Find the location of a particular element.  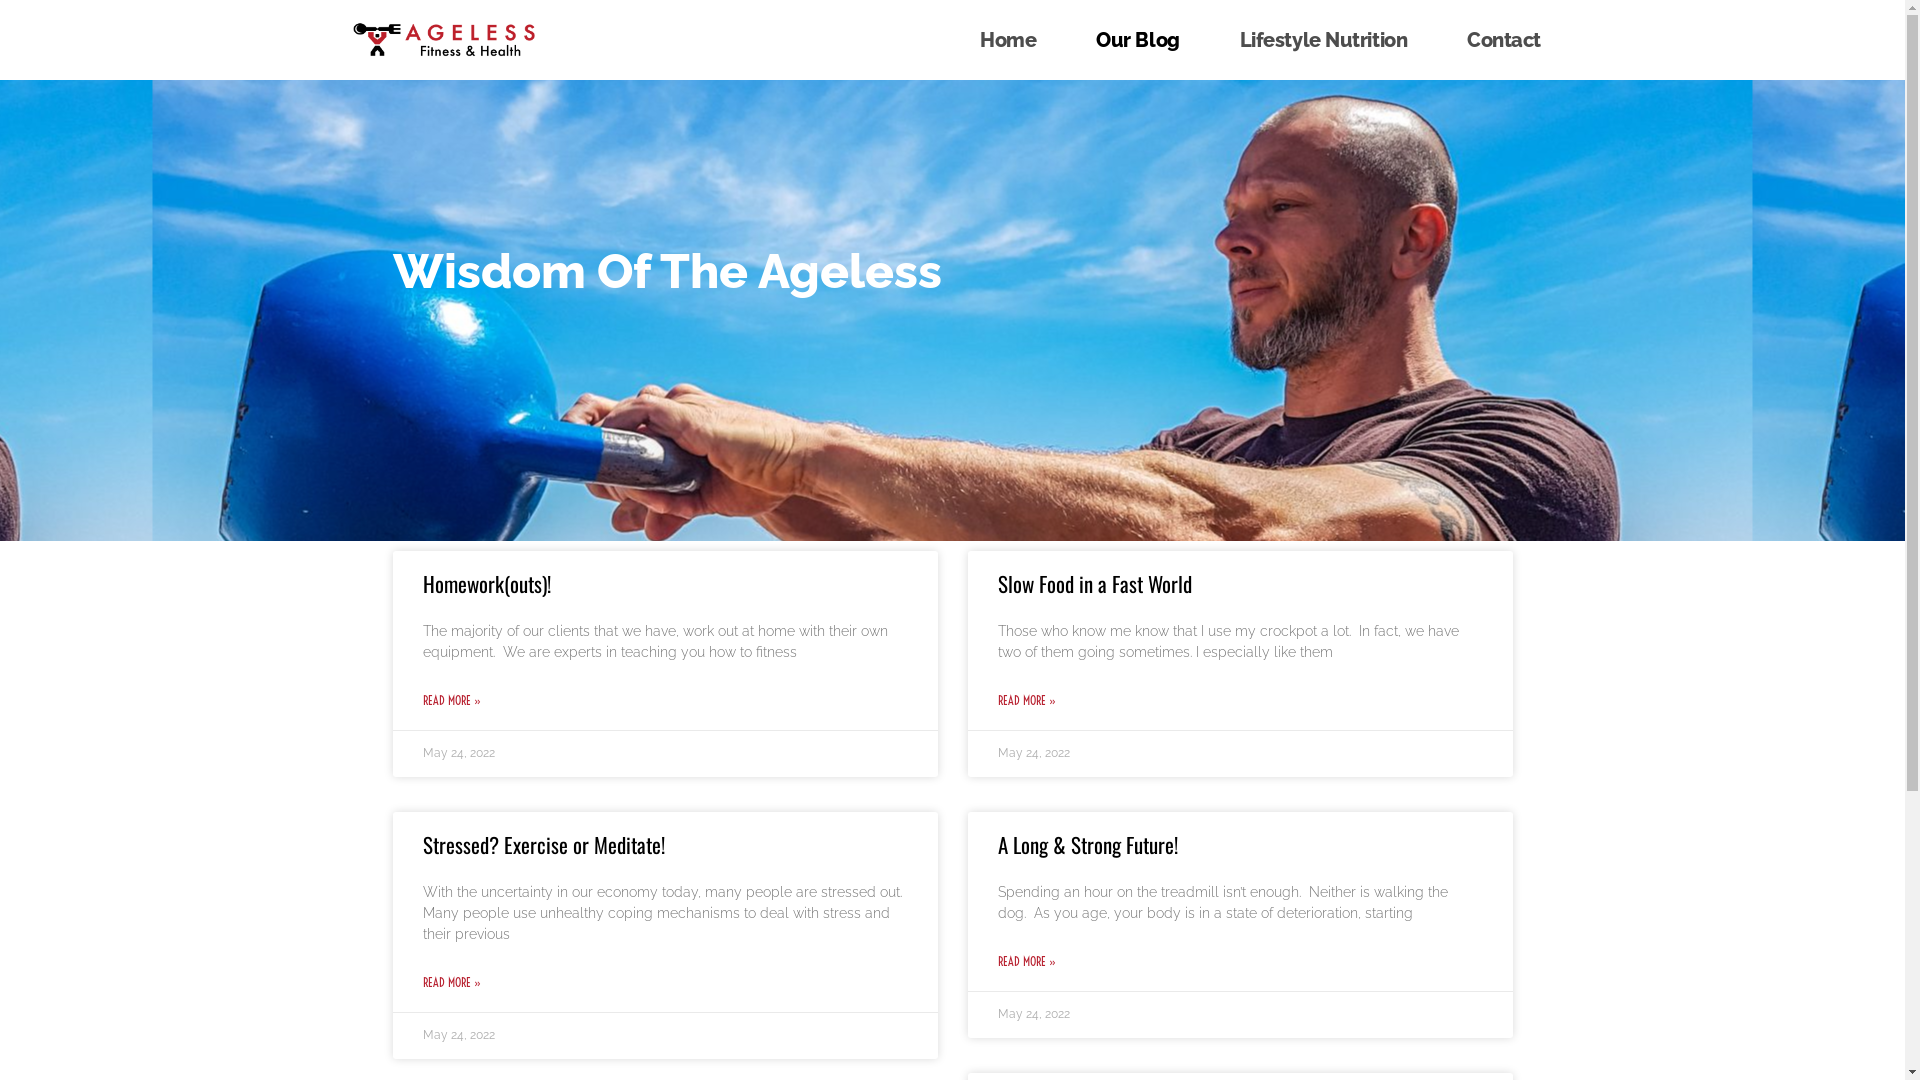

'Our Blog' is located at coordinates (1137, 39).